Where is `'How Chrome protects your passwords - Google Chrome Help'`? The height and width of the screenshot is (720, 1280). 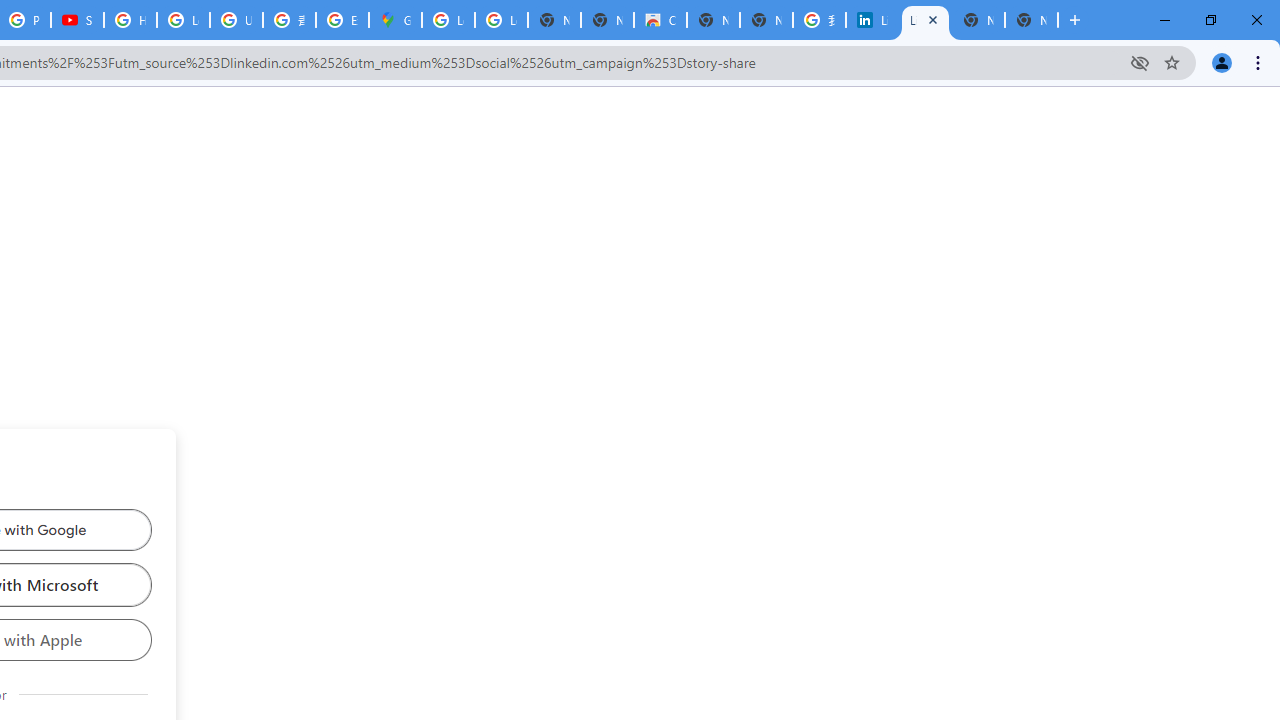
'How Chrome protects your passwords - Google Chrome Help' is located at coordinates (129, 20).